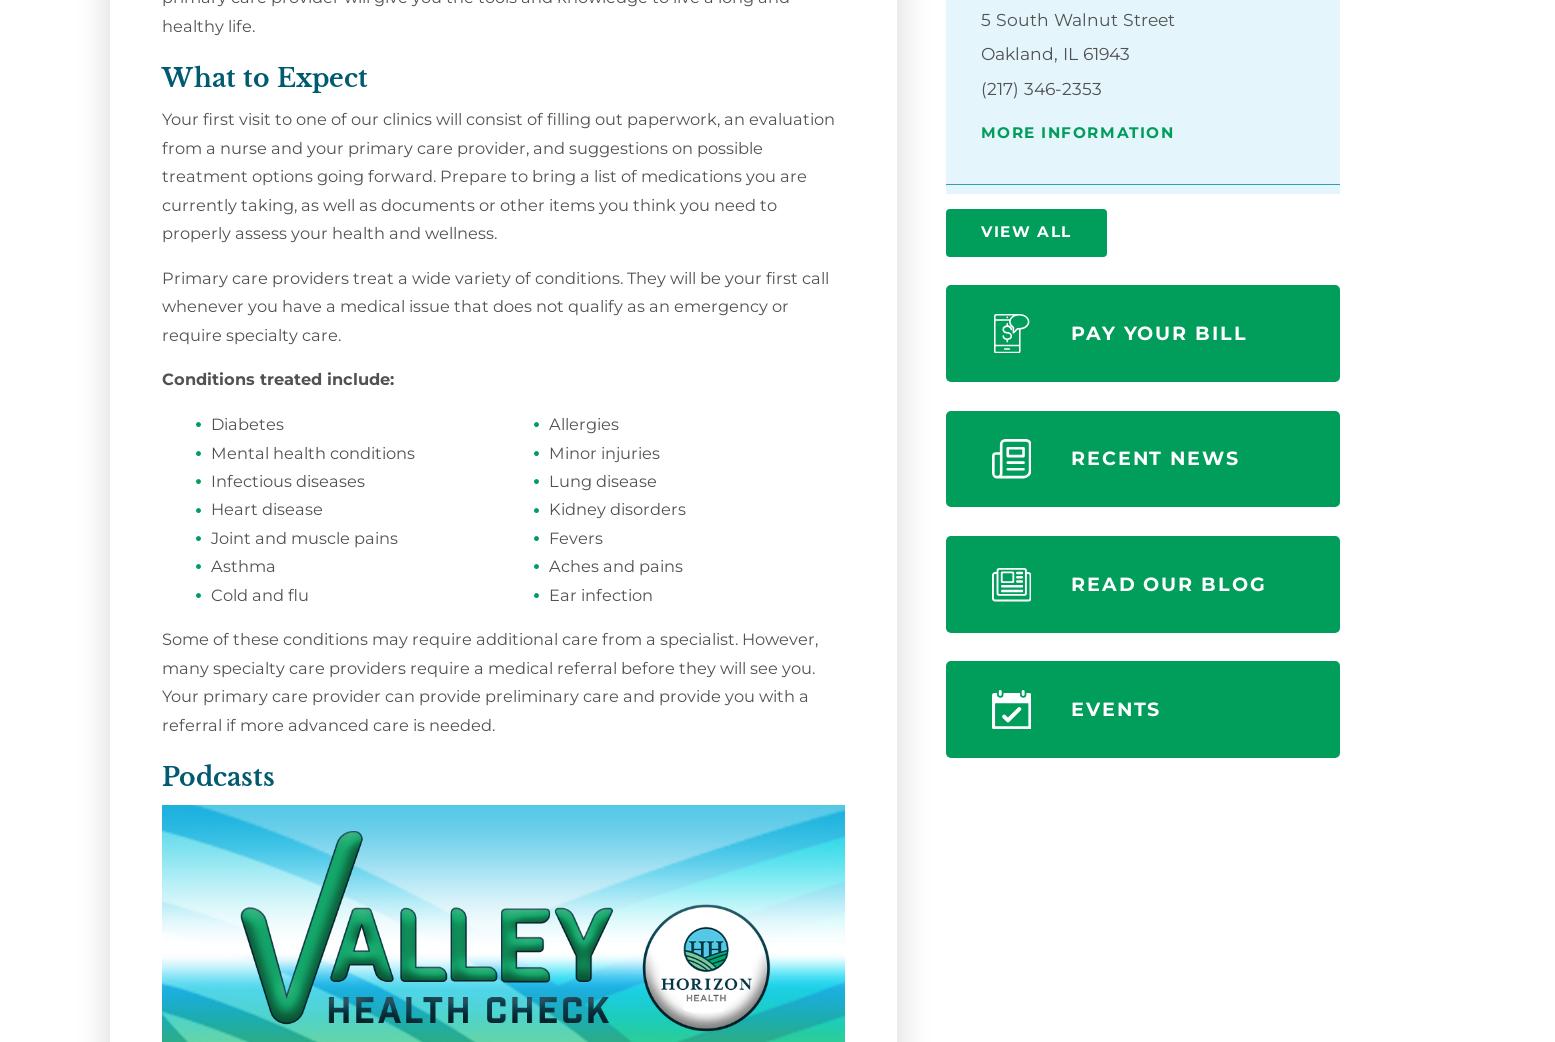 Image resolution: width=1555 pixels, height=1042 pixels. Describe the element at coordinates (287, 480) in the screenshot. I see `'Infectious diseases'` at that location.